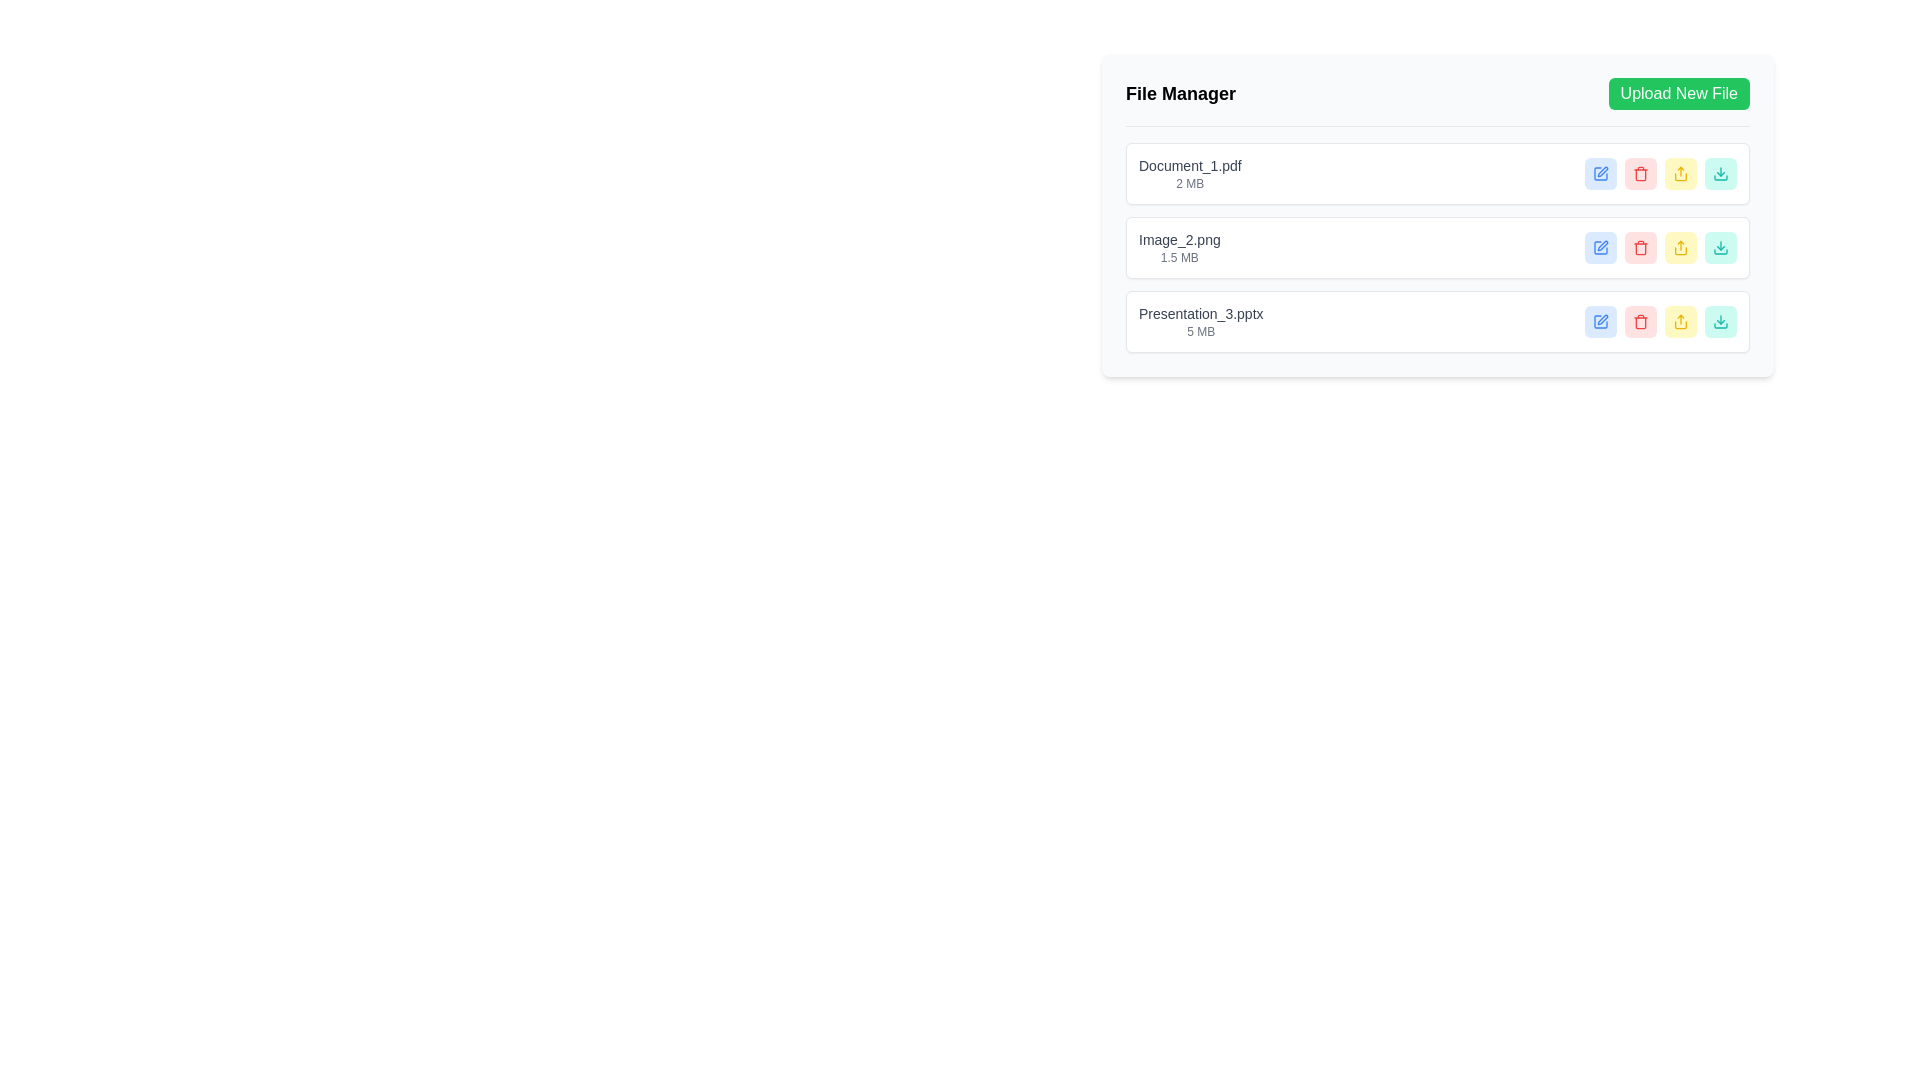 The width and height of the screenshot is (1920, 1080). I want to click on the download icon button located at the far right of the file list interface, within a teal-colored circular background, to initiate the download of 'Presentation_3.pptx', so click(1720, 172).